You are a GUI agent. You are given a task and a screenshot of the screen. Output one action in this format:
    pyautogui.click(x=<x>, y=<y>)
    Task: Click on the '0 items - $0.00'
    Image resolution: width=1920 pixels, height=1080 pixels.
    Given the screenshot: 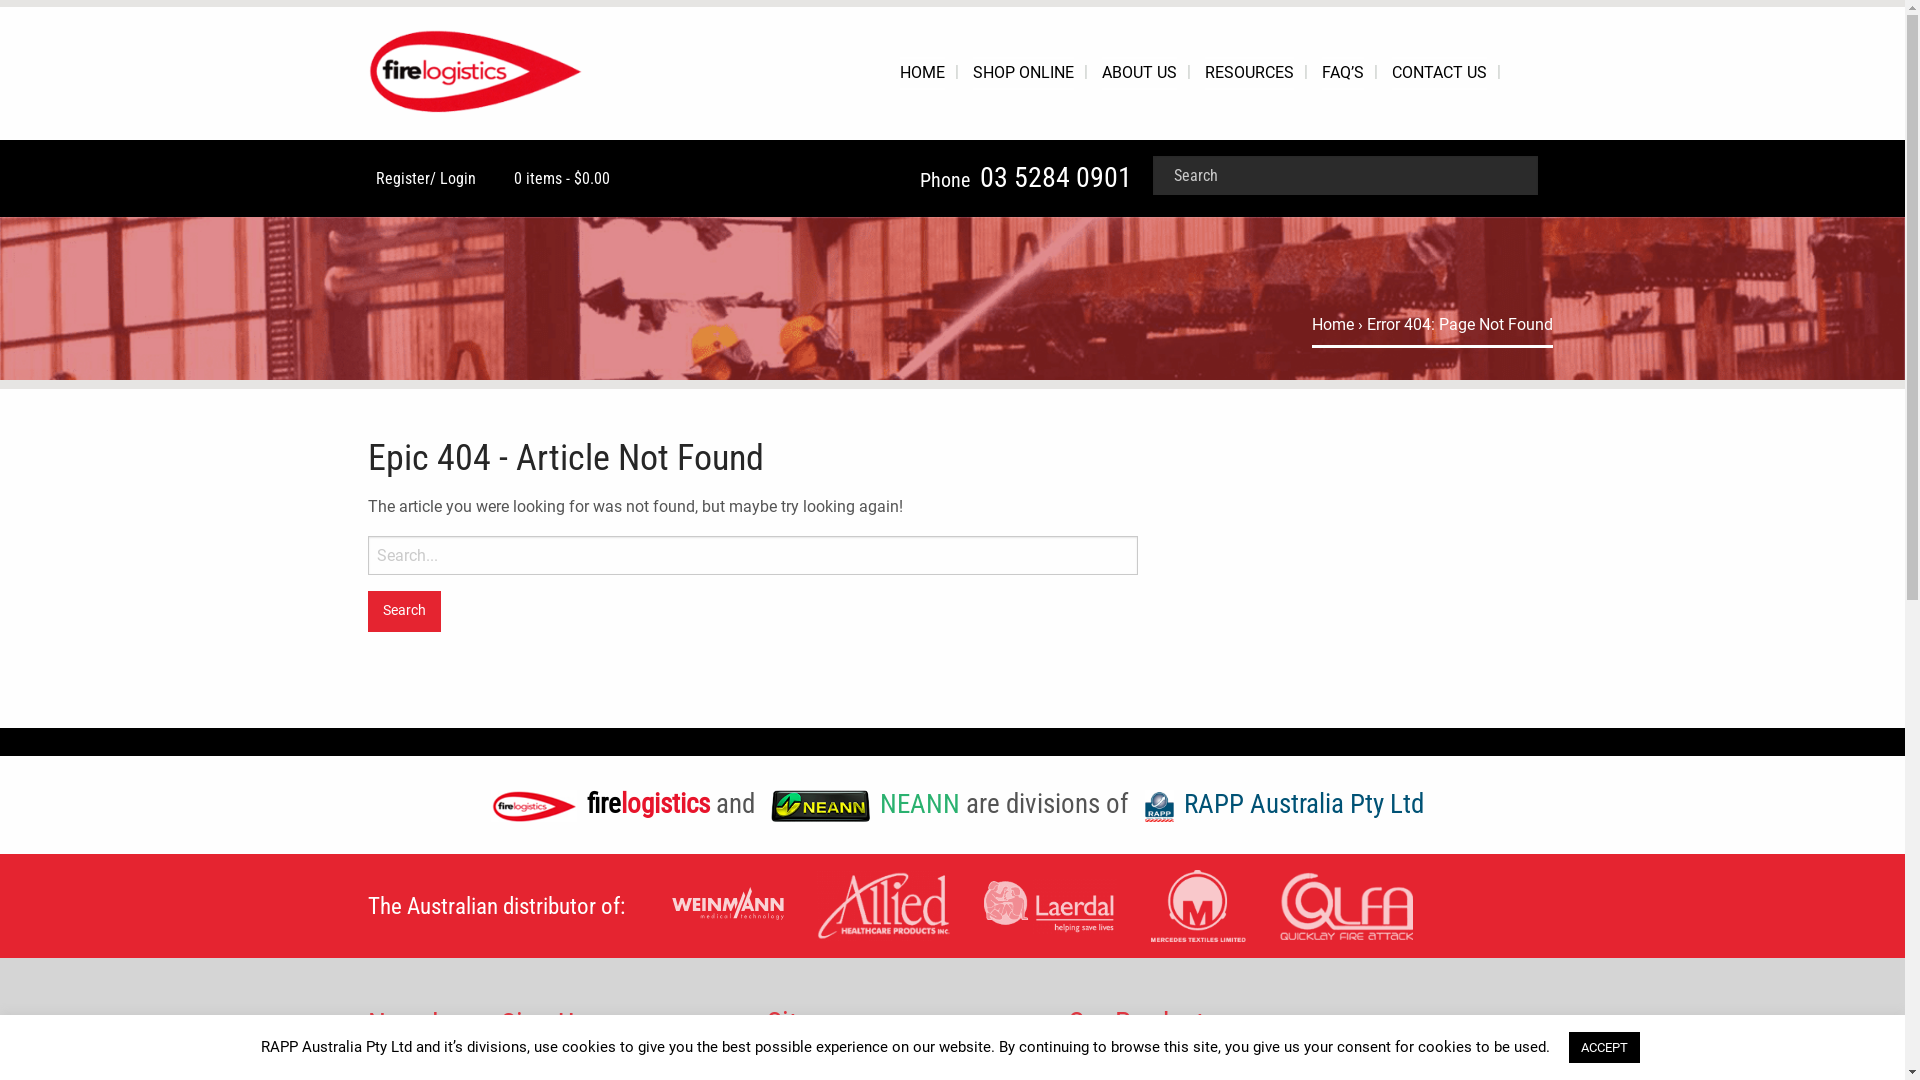 What is the action you would take?
    pyautogui.click(x=505, y=177)
    